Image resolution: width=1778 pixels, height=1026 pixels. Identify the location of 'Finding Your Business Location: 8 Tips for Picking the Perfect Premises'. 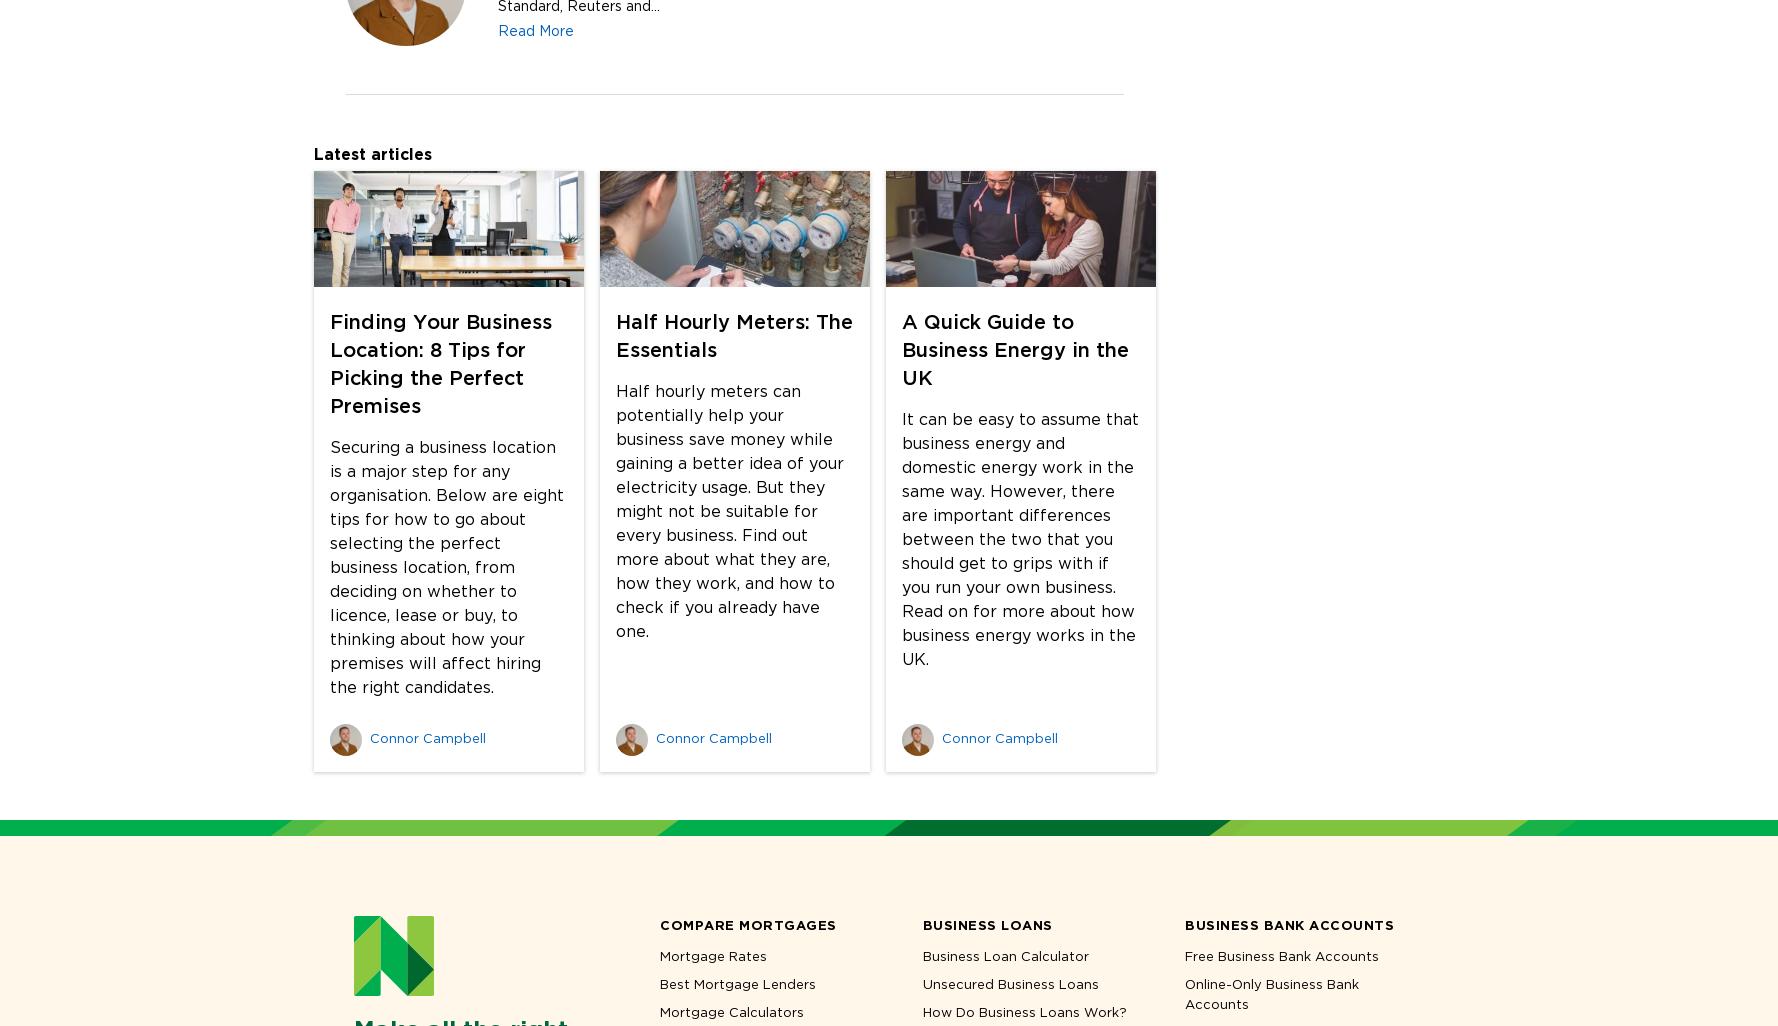
(440, 361).